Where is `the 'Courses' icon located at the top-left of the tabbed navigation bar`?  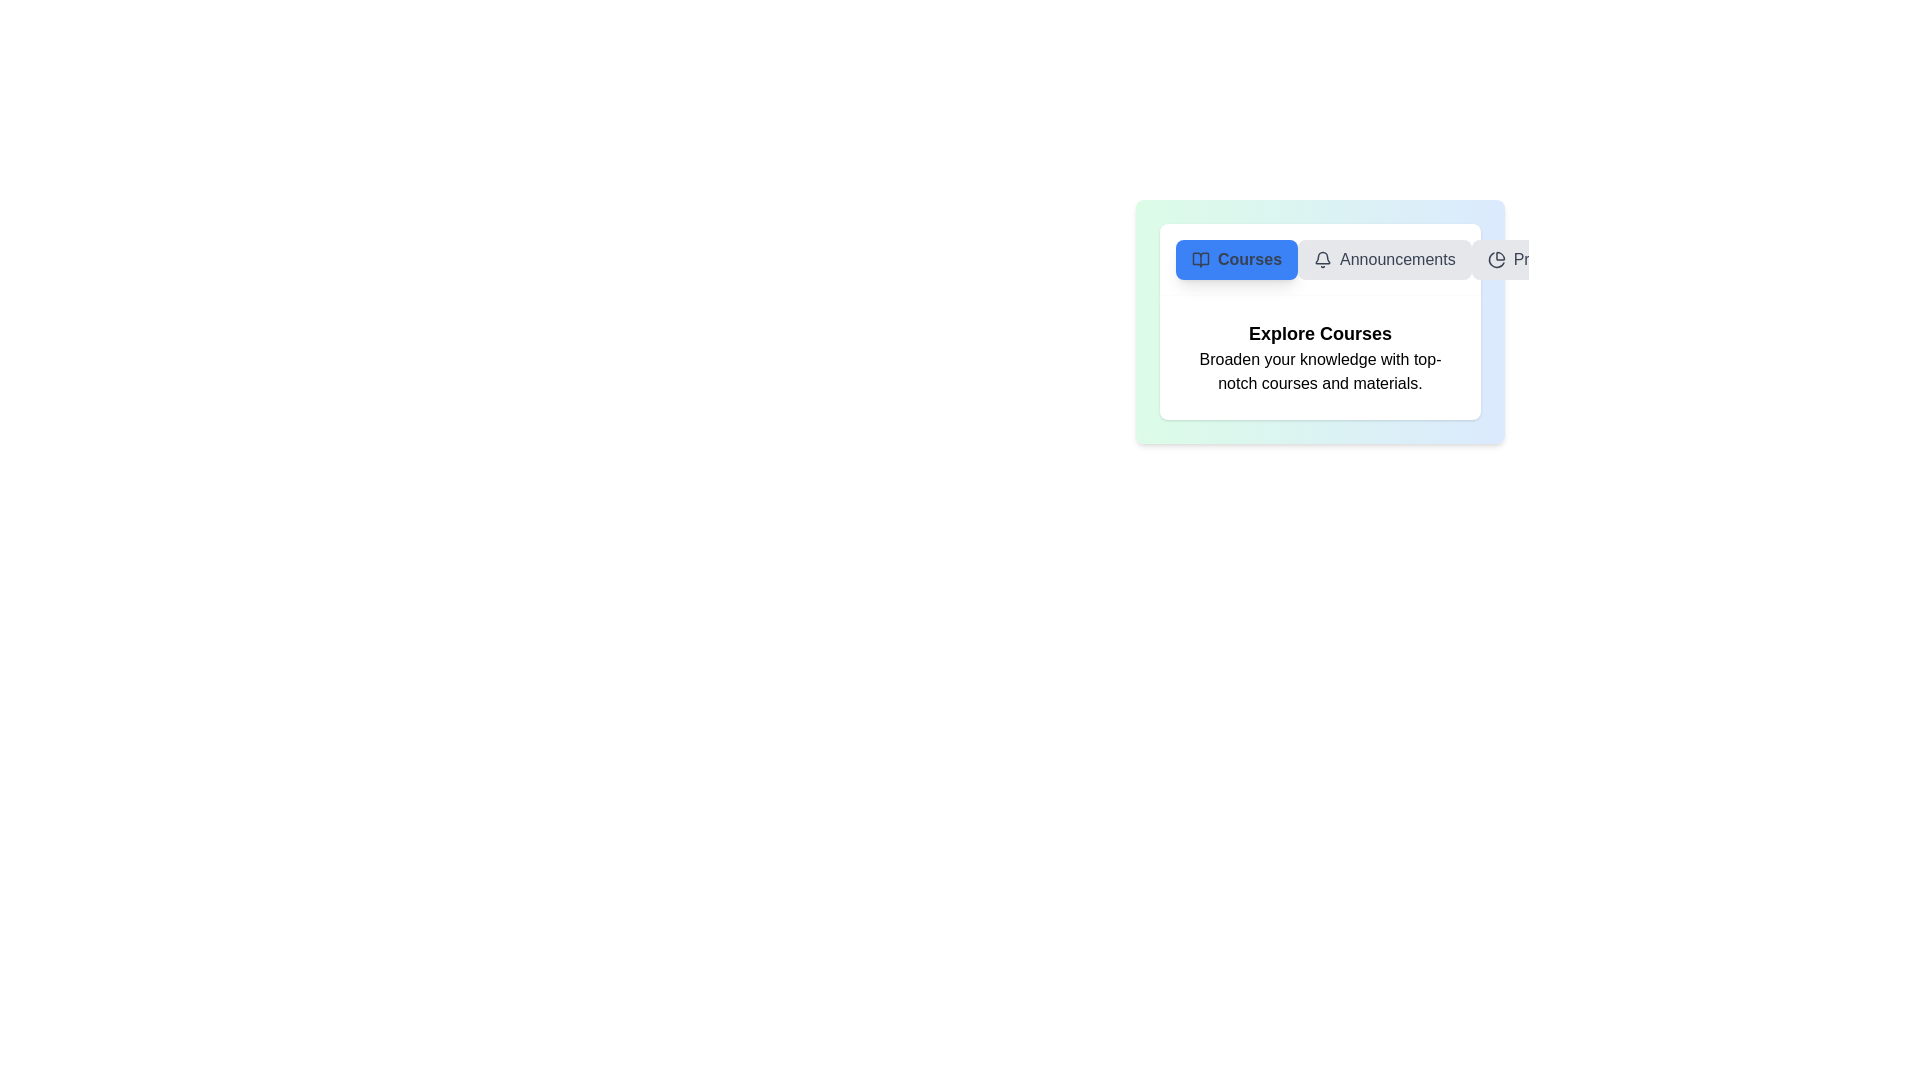 the 'Courses' icon located at the top-left of the tabbed navigation bar is located at coordinates (1200, 258).